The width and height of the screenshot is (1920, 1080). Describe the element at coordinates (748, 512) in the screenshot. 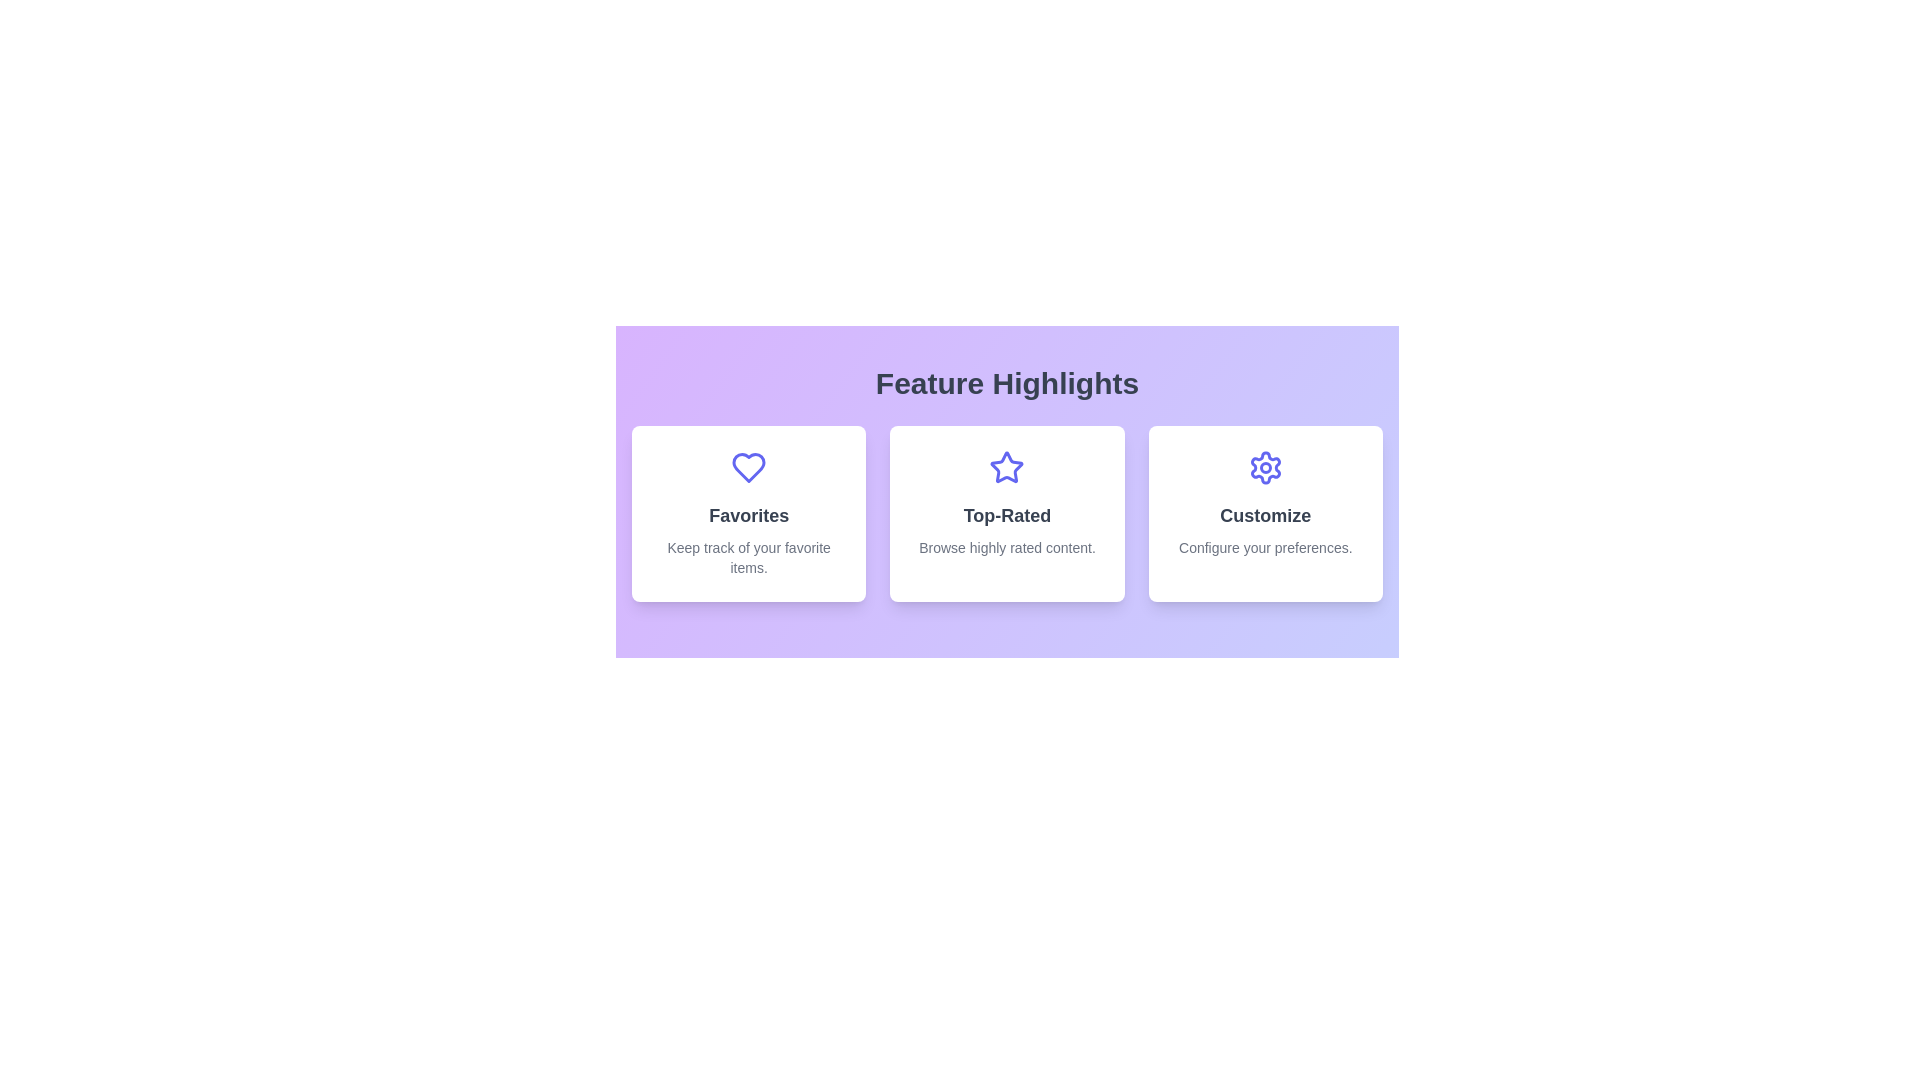

I see `the 'Favorites' informational card located at the top left of the grid layout` at that location.